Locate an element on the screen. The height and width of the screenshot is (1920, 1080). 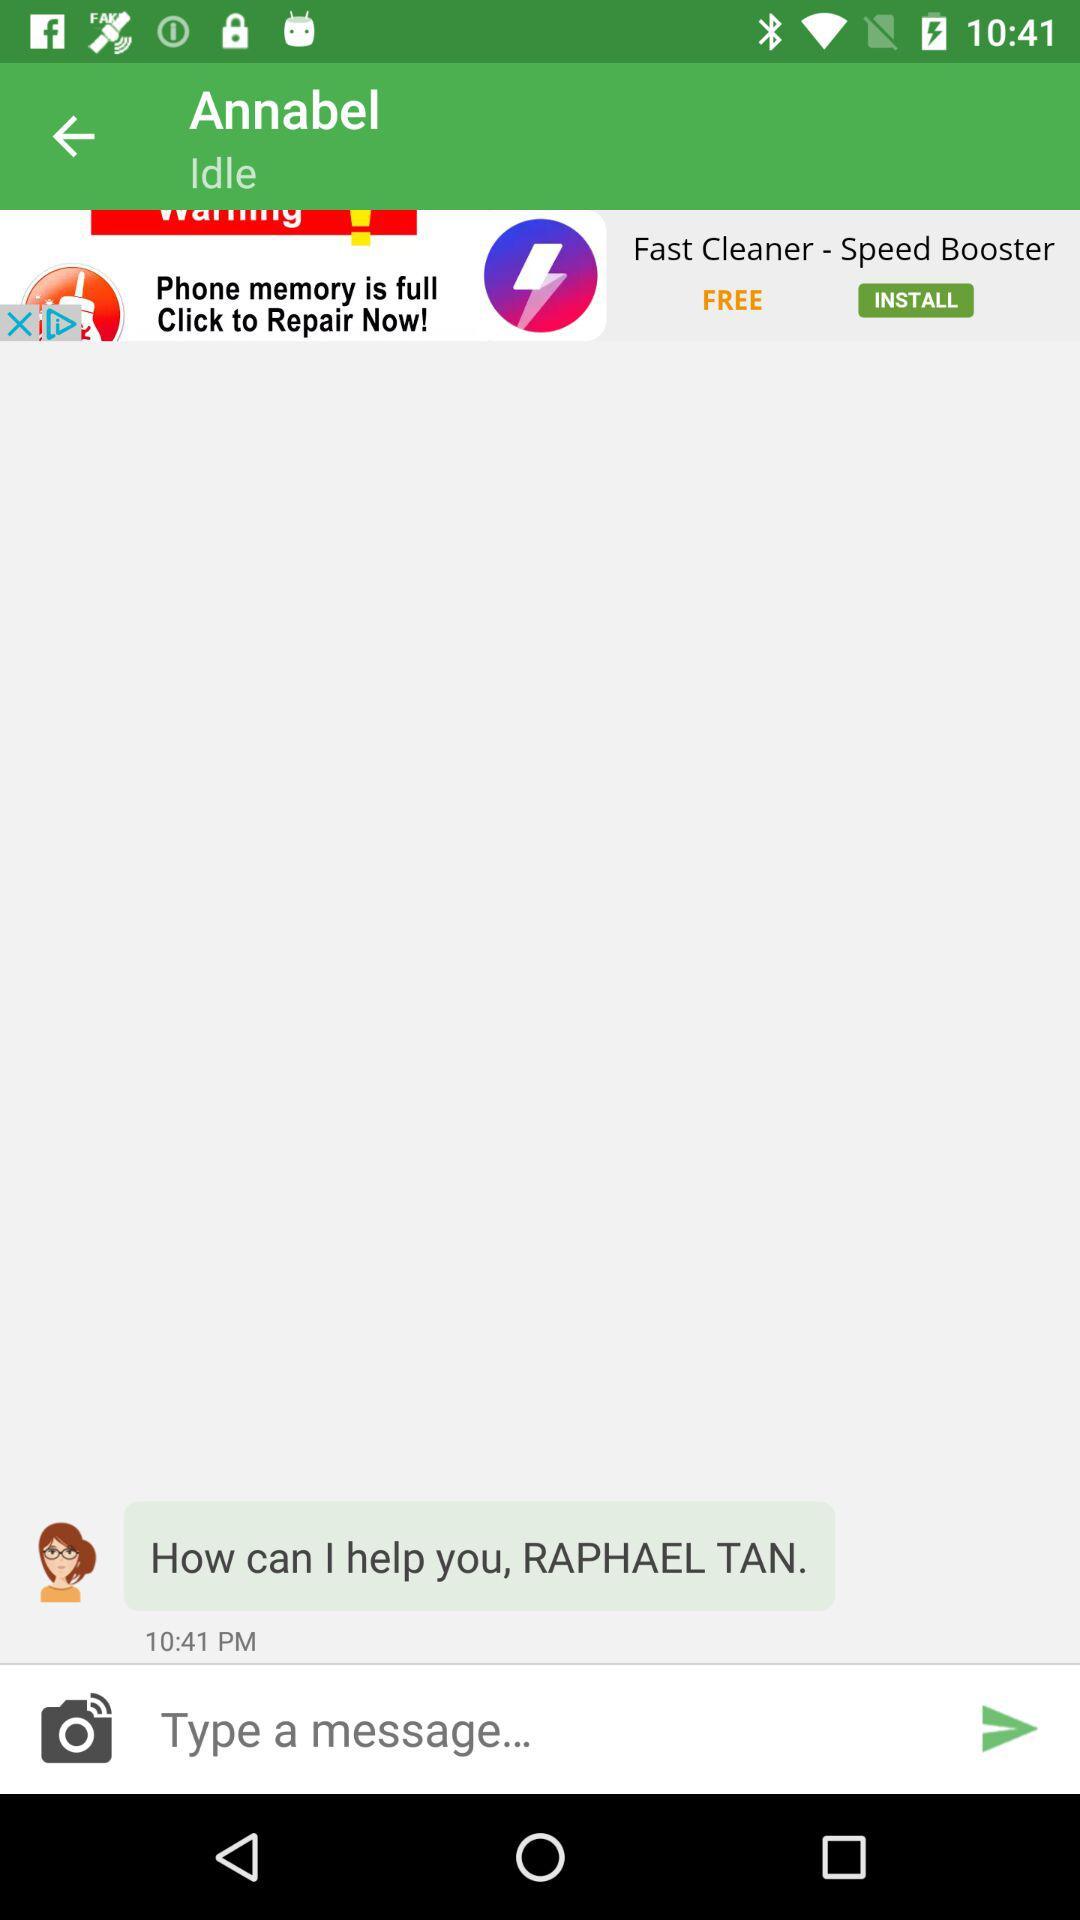
images is located at coordinates (75, 1727).